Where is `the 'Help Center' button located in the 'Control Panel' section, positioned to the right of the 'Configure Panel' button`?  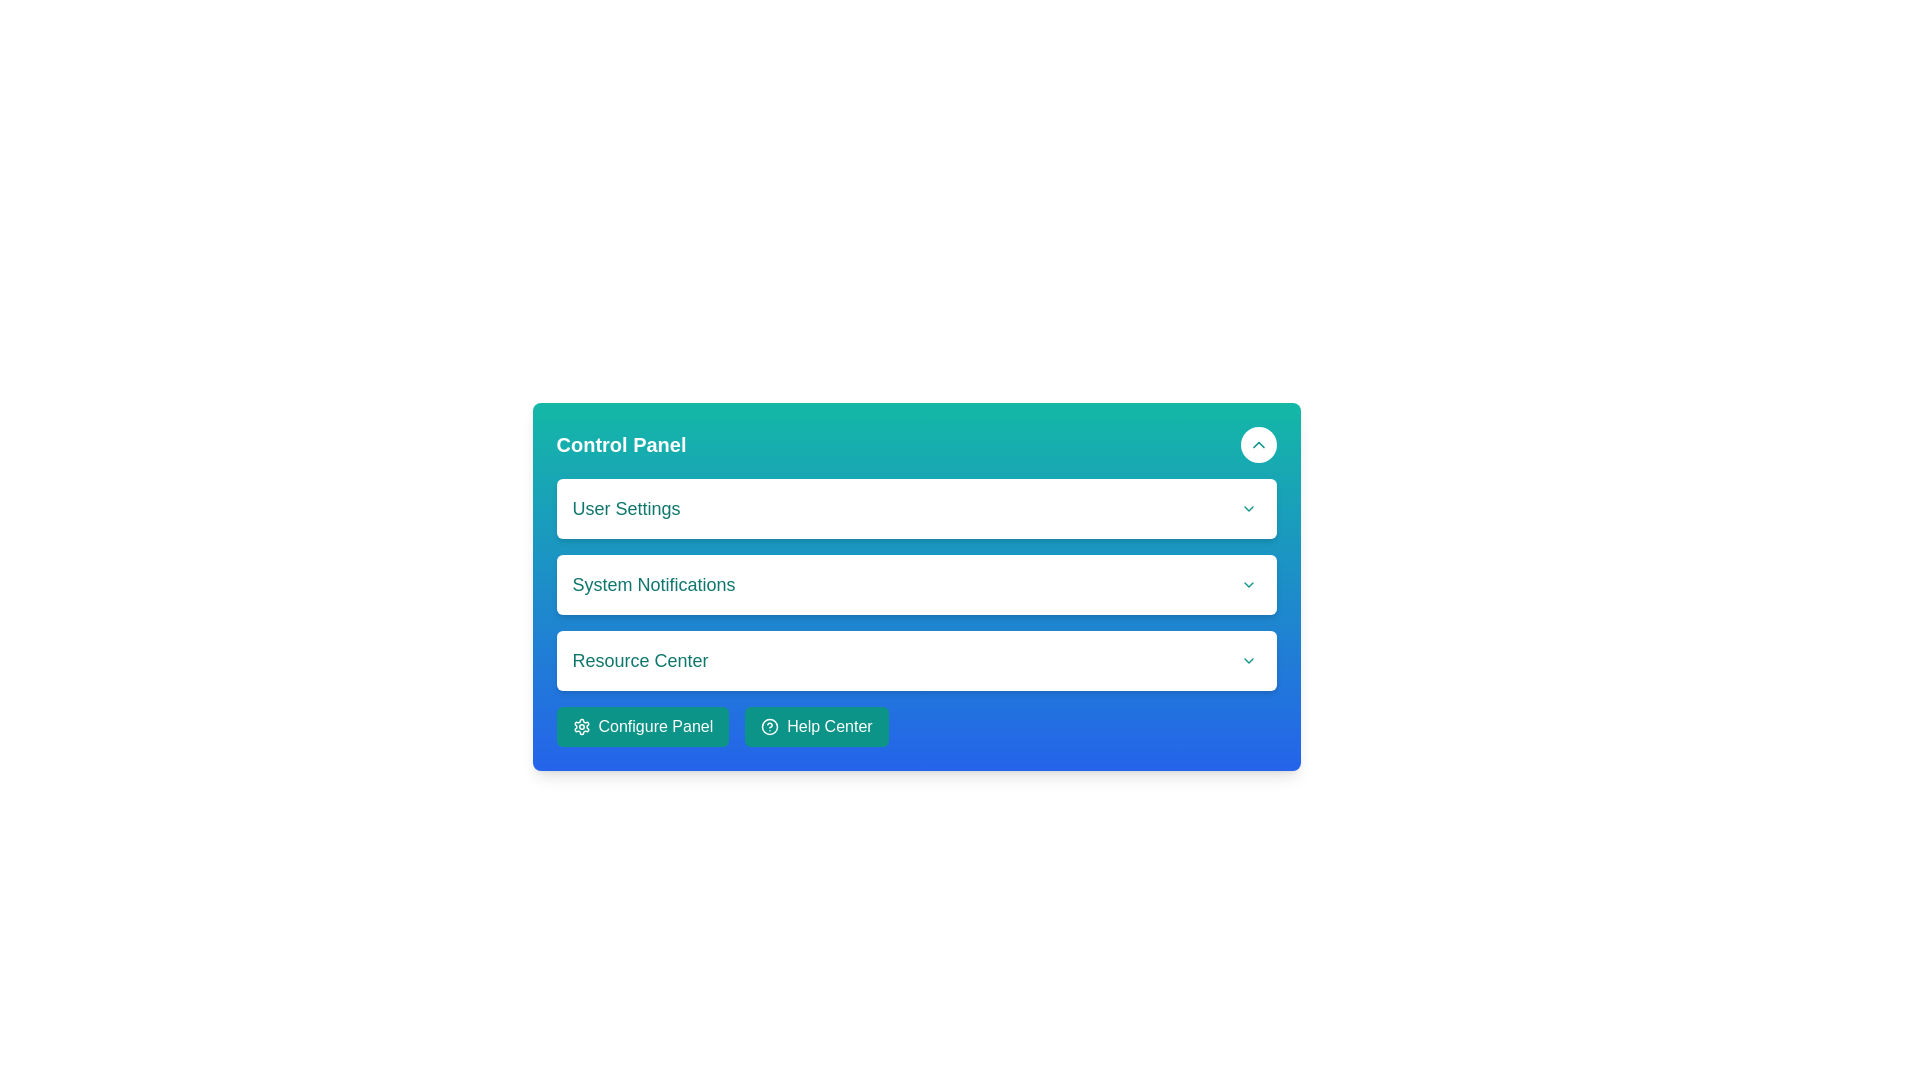 the 'Help Center' button located in the 'Control Panel' section, positioned to the right of the 'Configure Panel' button is located at coordinates (816, 726).